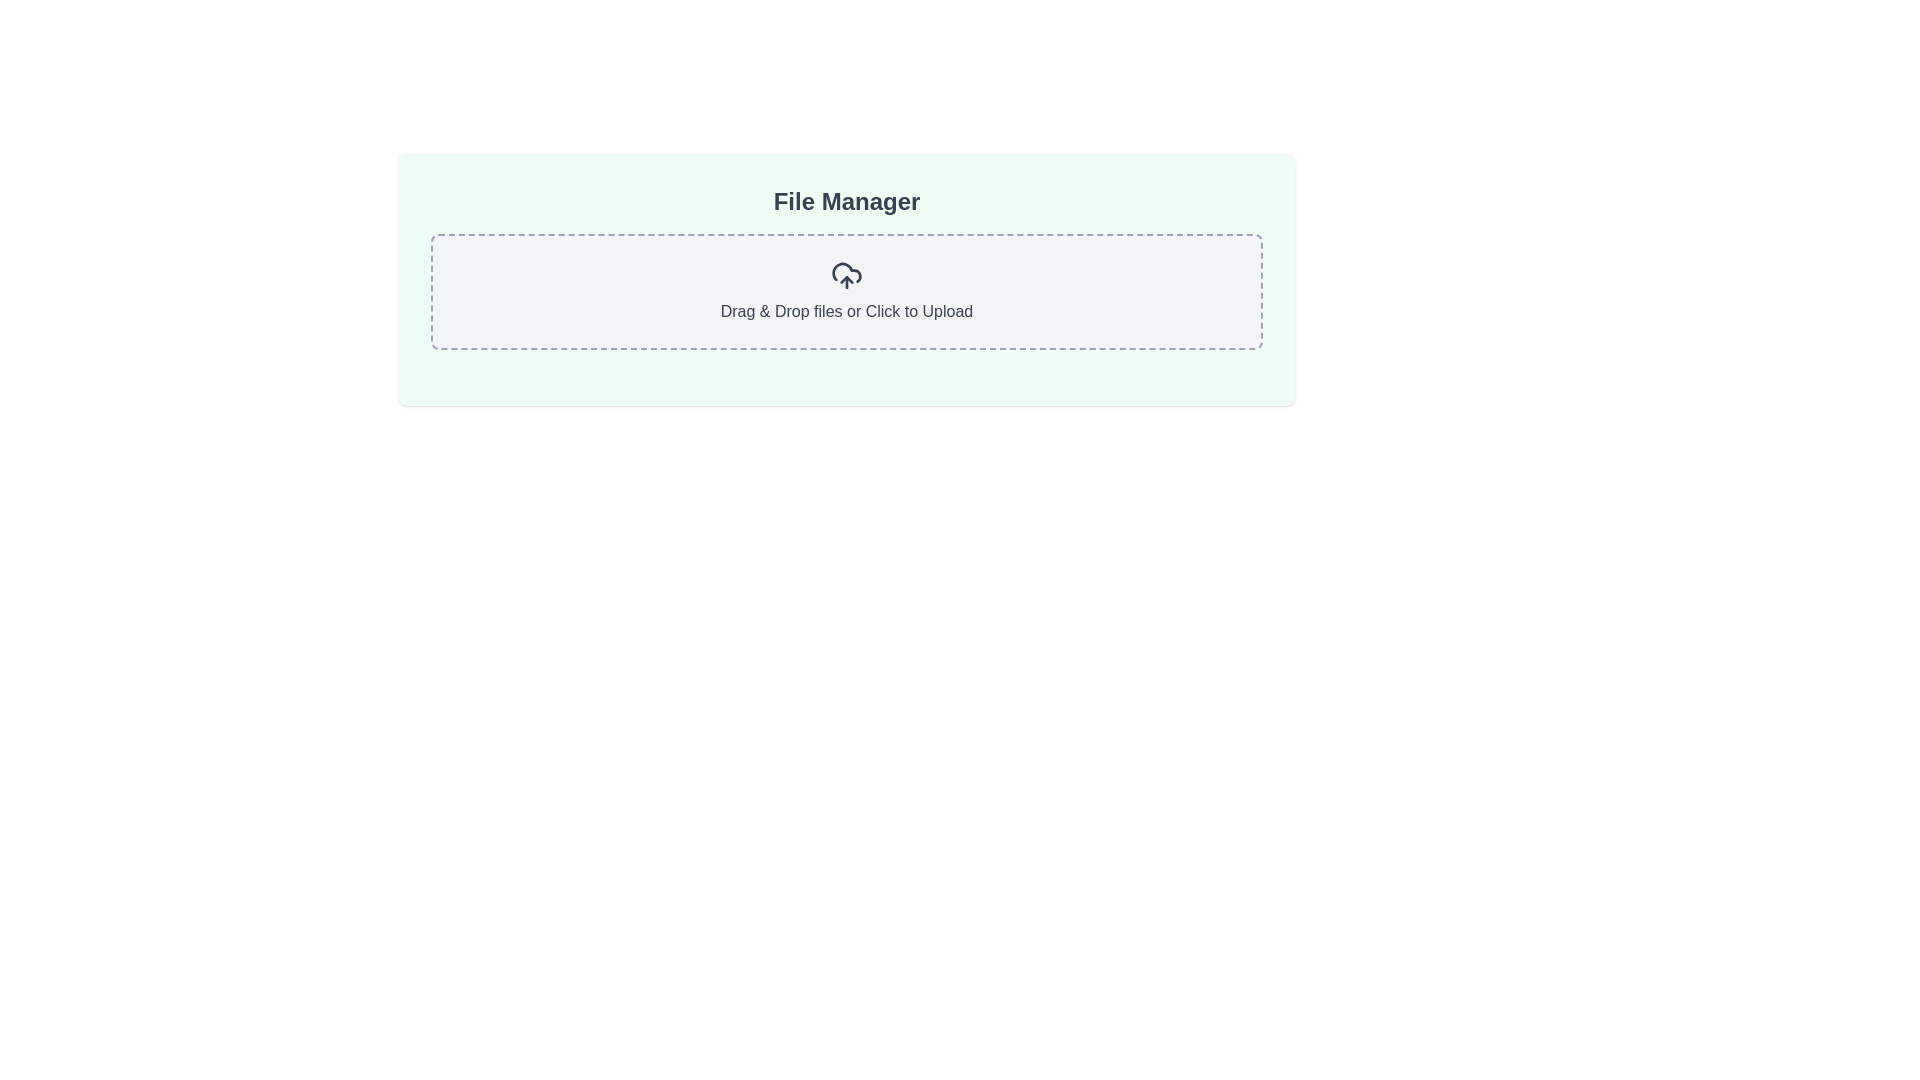  I want to click on the cloud upload icon that visually represents the upload functionality, located near the center of the widget above the text 'Drag & Drop files or Click to Upload', so click(846, 276).